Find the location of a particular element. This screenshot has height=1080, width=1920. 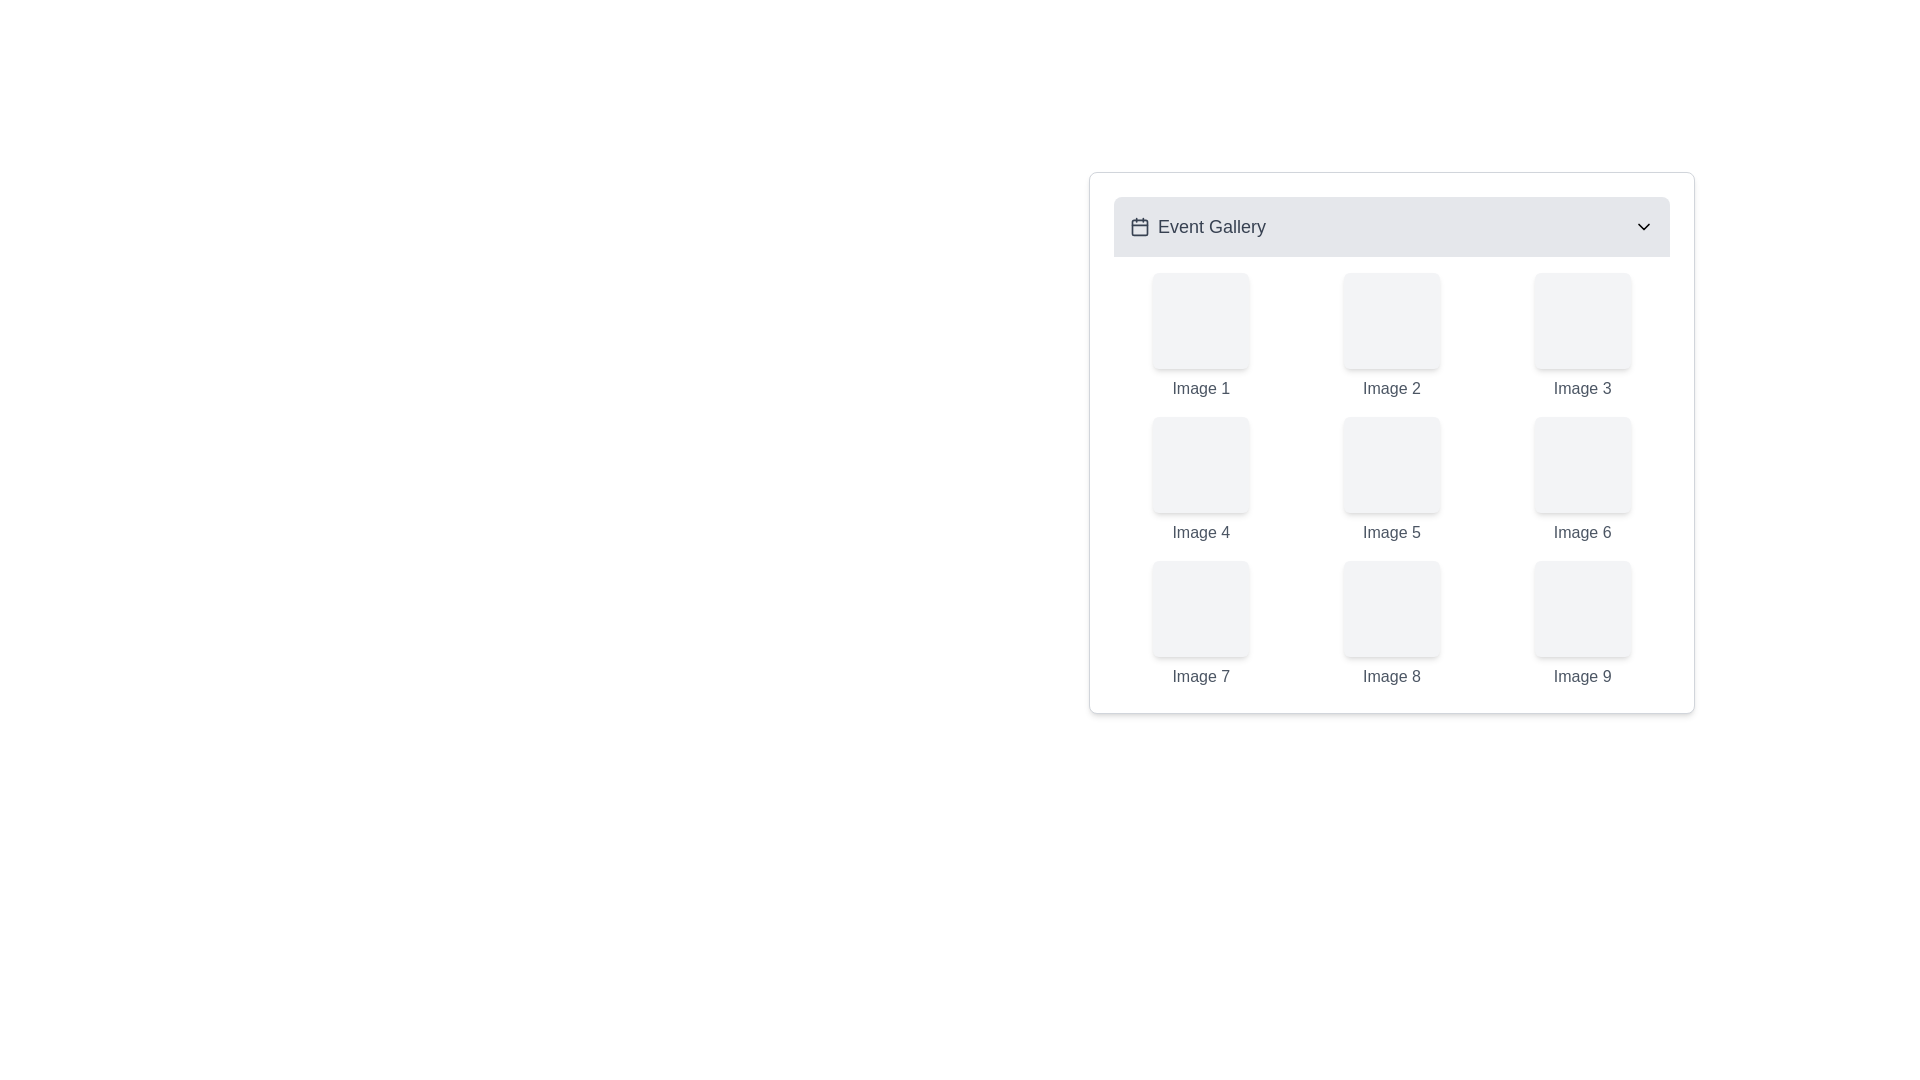

the SVG shape within the calendar icon located to the left of the 'Event Gallery' text label is located at coordinates (1140, 226).